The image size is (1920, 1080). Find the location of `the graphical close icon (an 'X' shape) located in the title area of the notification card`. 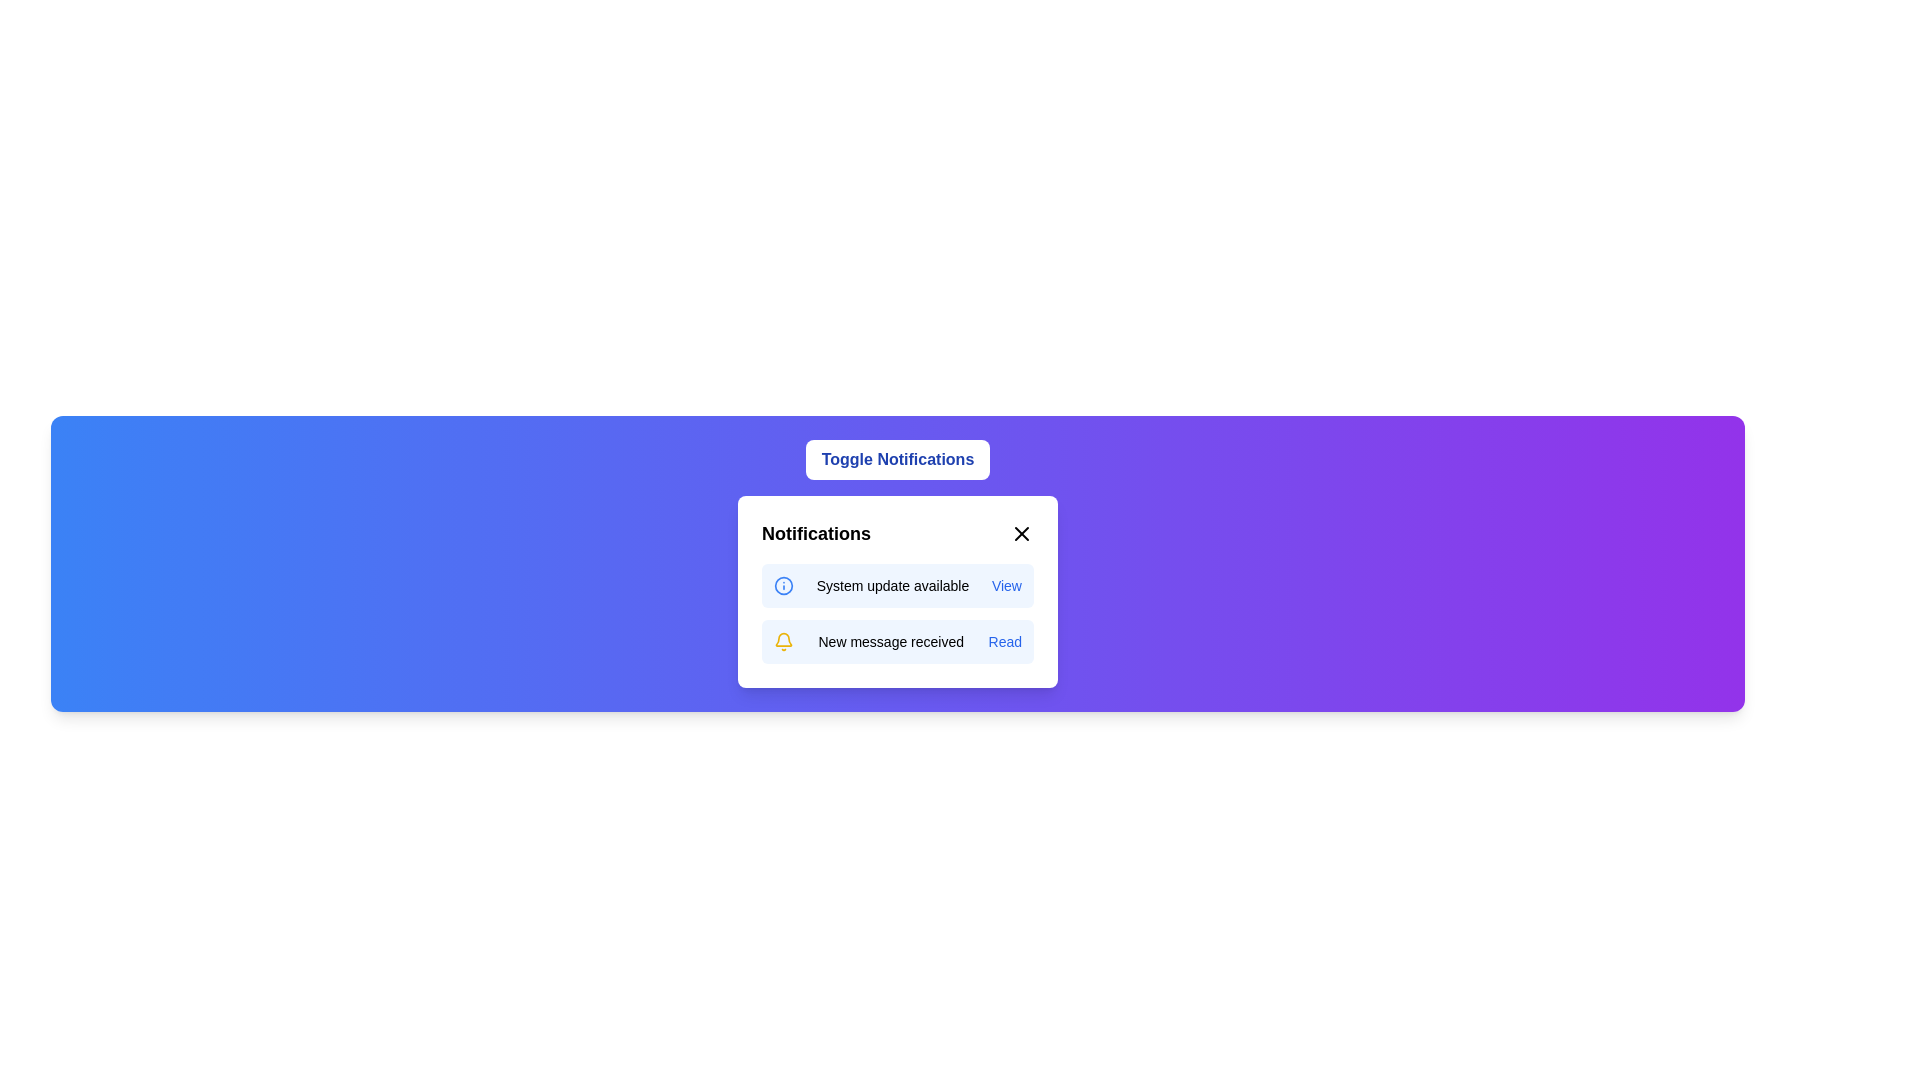

the graphical close icon (an 'X' shape) located in the title area of the notification card is located at coordinates (1022, 532).